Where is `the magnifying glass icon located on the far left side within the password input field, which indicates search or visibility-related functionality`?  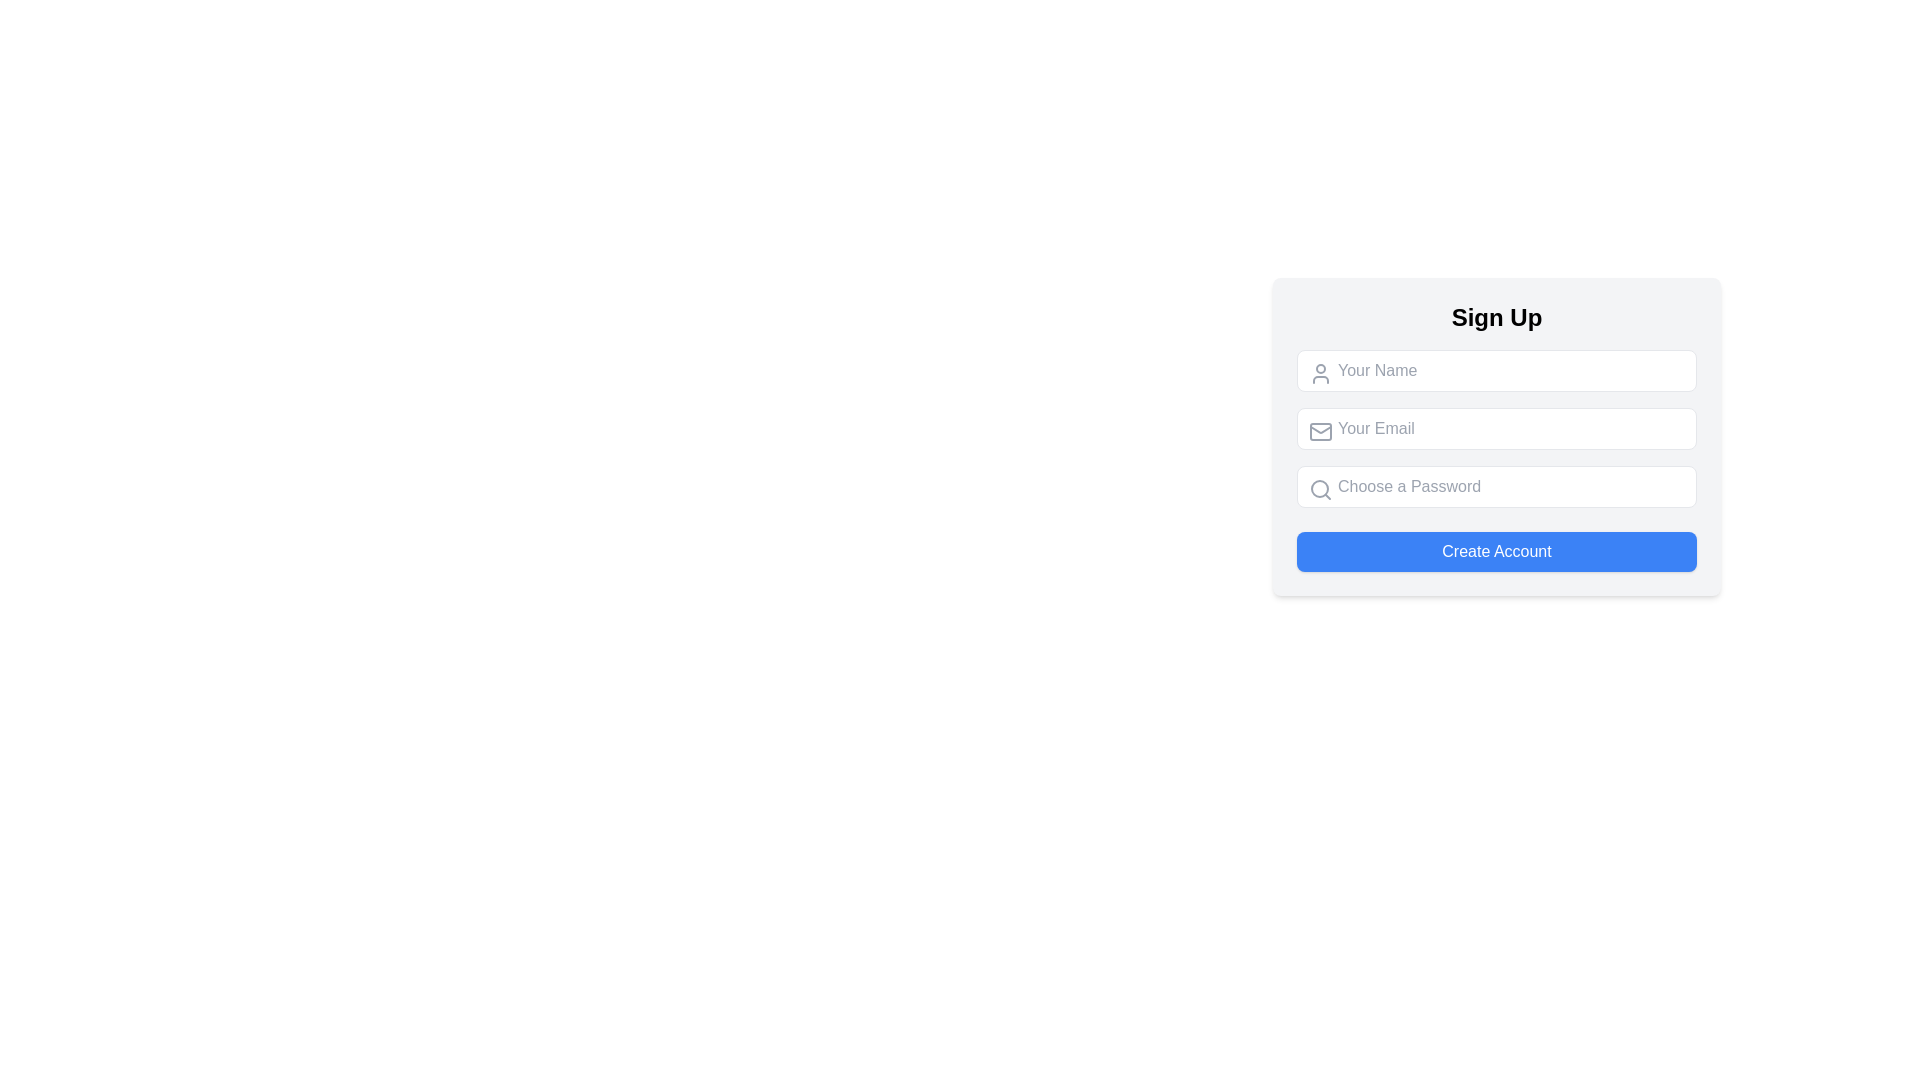 the magnifying glass icon located on the far left side within the password input field, which indicates search or visibility-related functionality is located at coordinates (1320, 489).